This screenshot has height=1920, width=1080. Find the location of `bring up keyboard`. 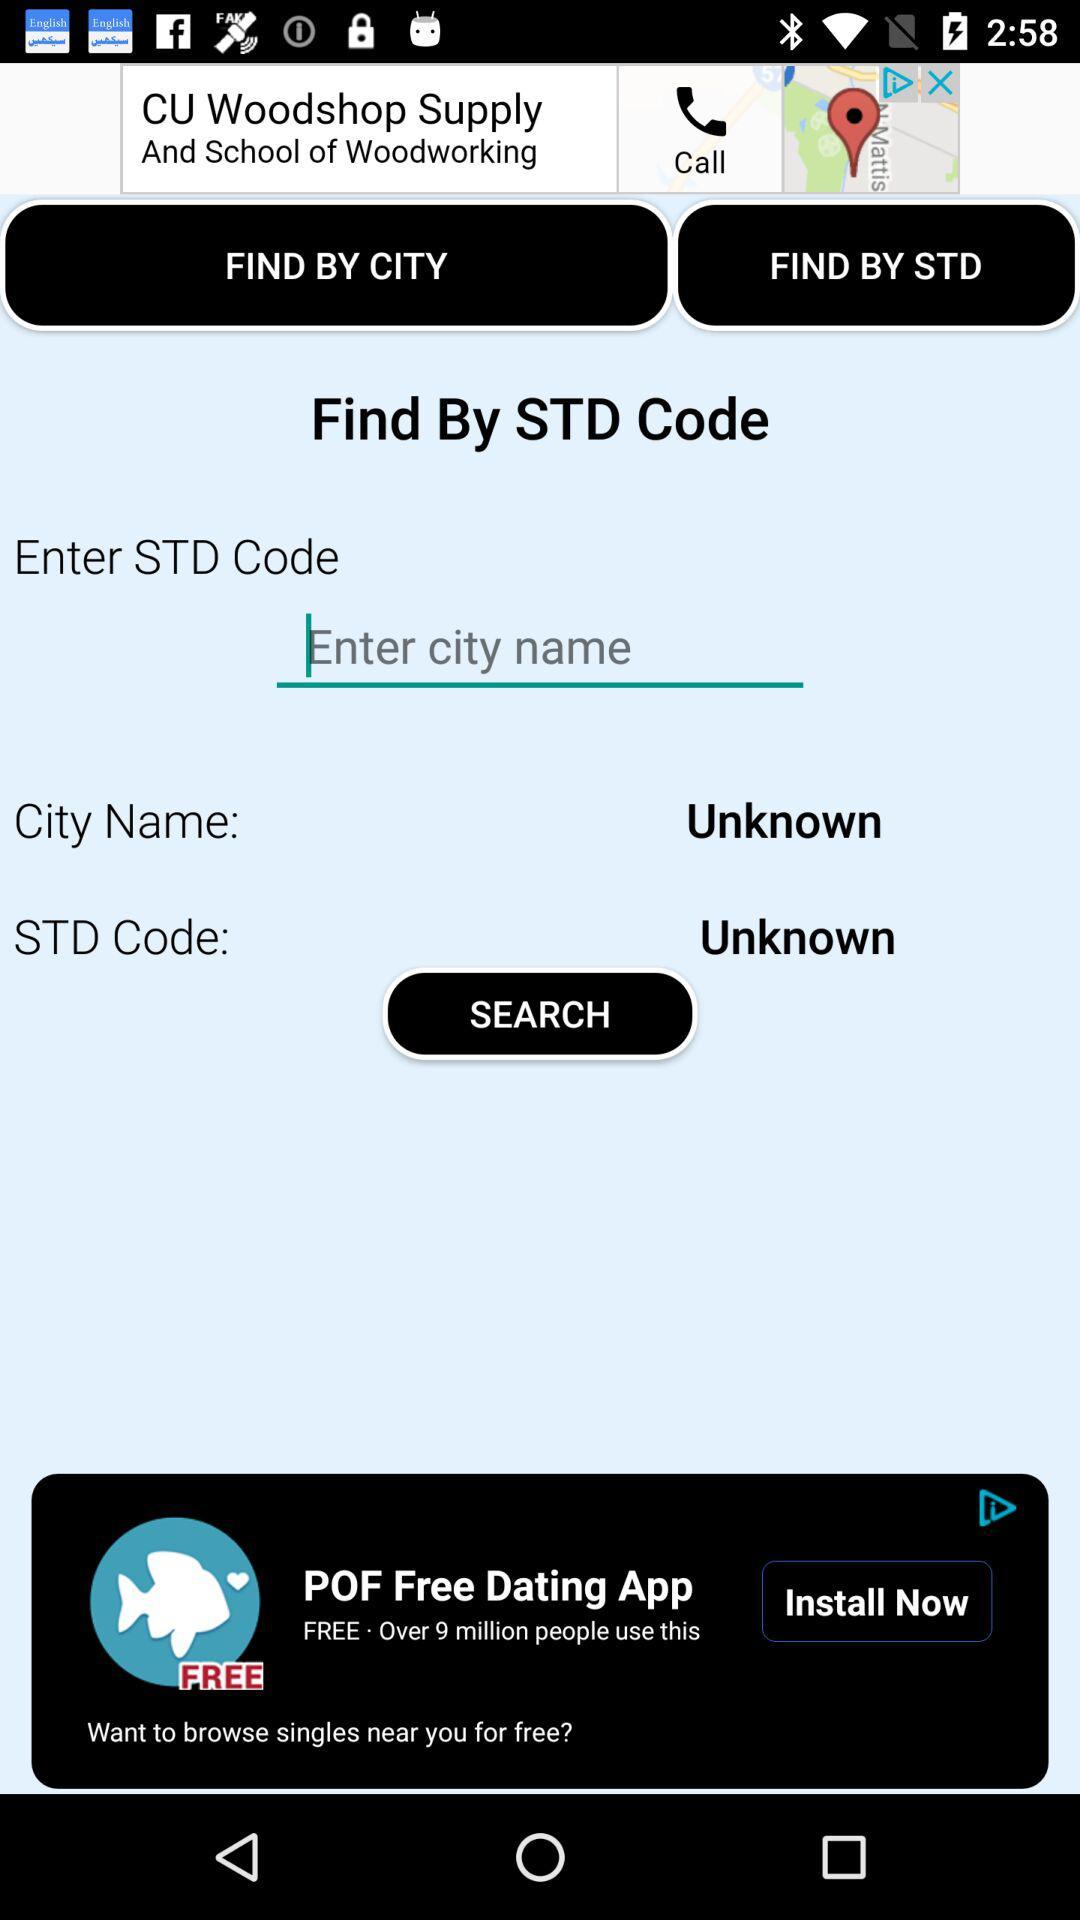

bring up keyboard is located at coordinates (540, 646).